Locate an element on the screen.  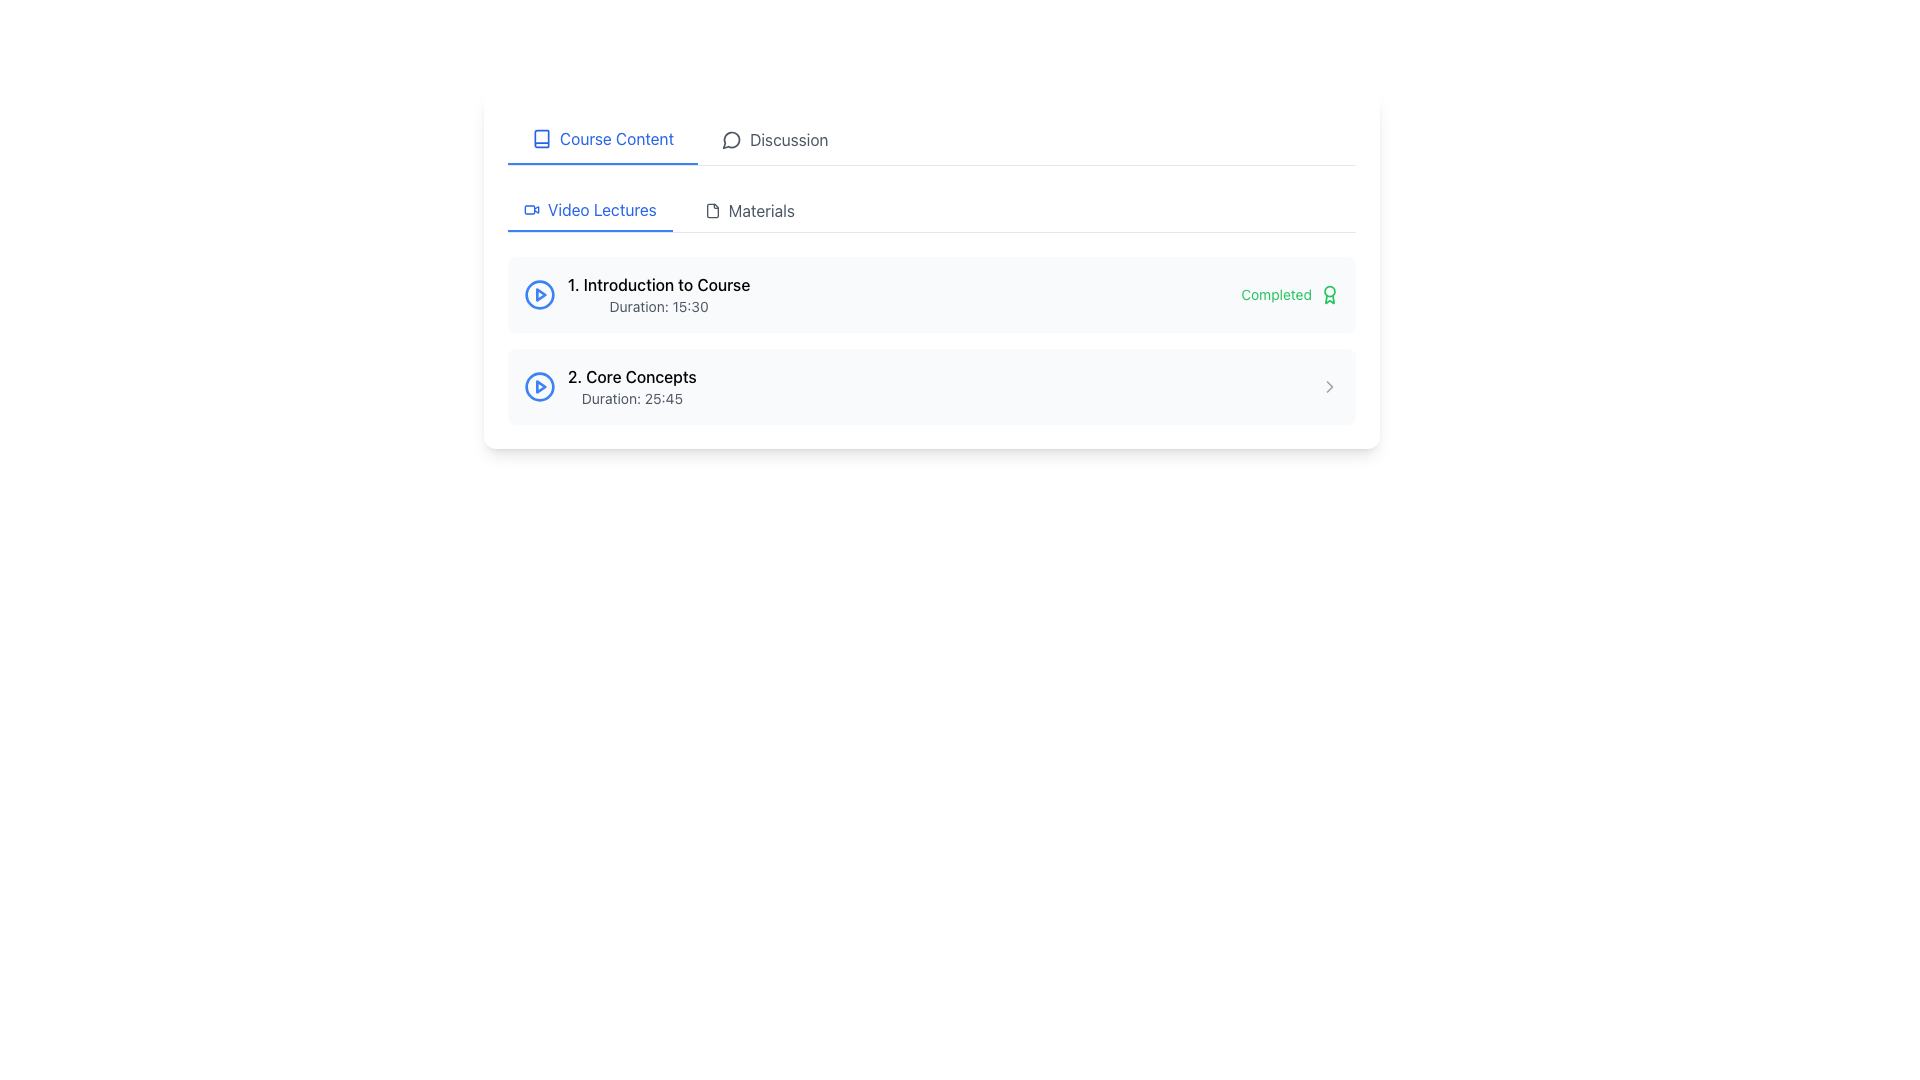
properties of the decorative graphic or SVG component part that is part of the video icon next to the text '1. Introduction to Course' is located at coordinates (539, 294).